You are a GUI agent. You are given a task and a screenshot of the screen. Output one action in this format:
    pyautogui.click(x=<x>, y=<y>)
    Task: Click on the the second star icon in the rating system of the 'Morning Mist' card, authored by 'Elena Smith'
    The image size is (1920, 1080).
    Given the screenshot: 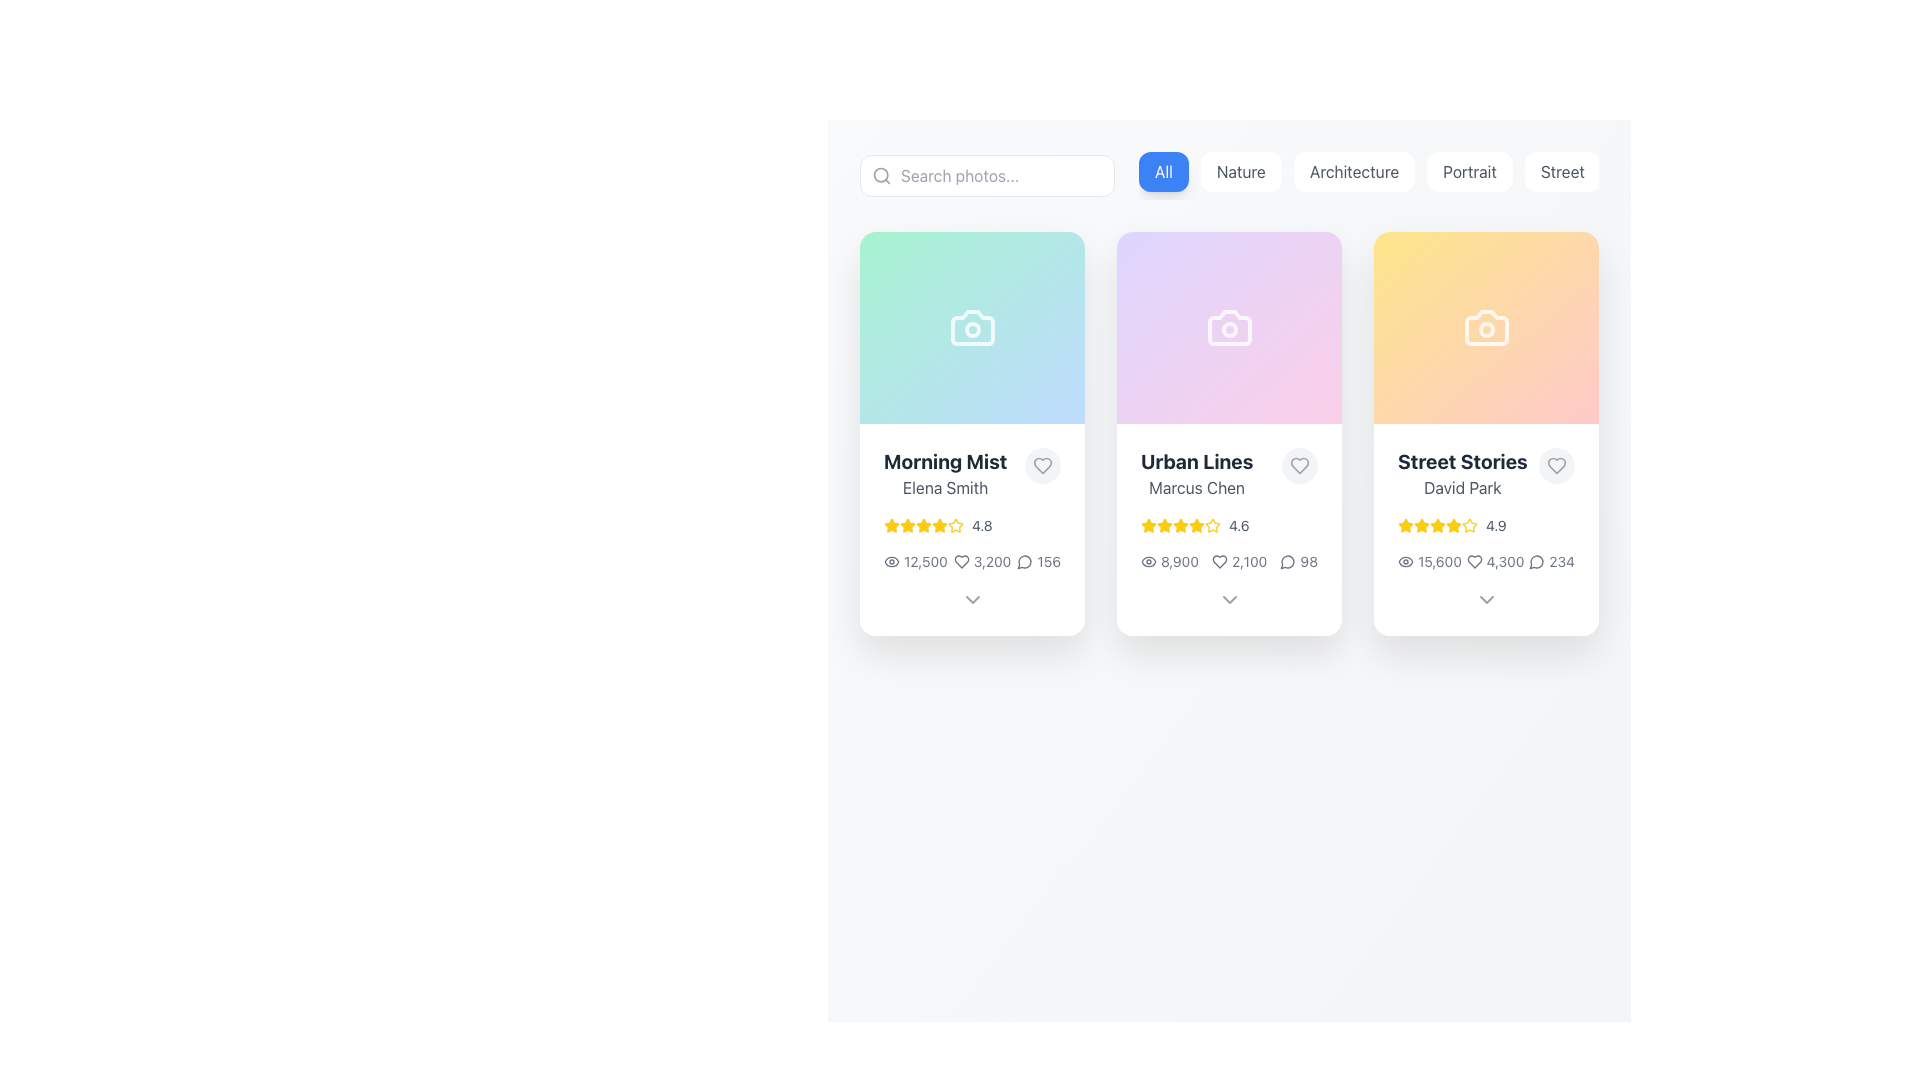 What is the action you would take?
    pyautogui.click(x=906, y=524)
    